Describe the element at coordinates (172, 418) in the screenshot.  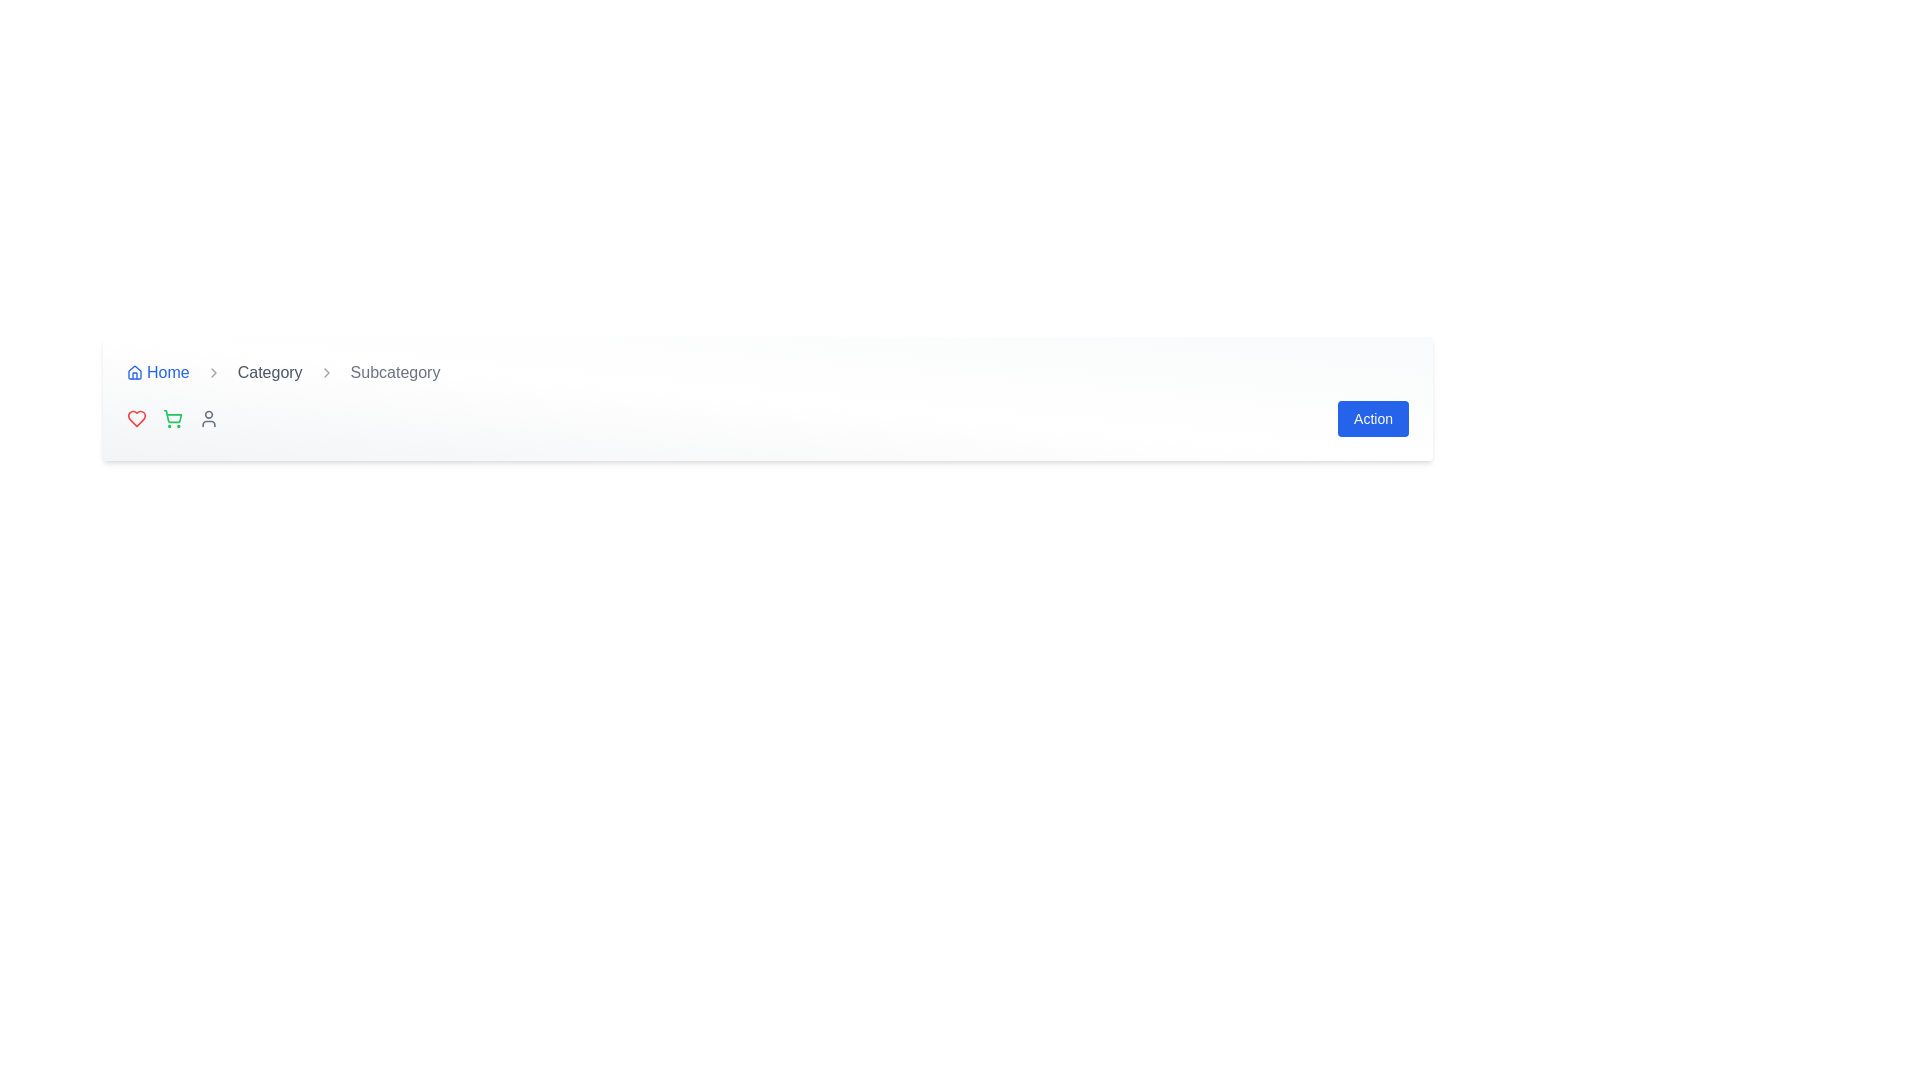
I see `the green shopping cart icon located in the top-left area of the interface` at that location.